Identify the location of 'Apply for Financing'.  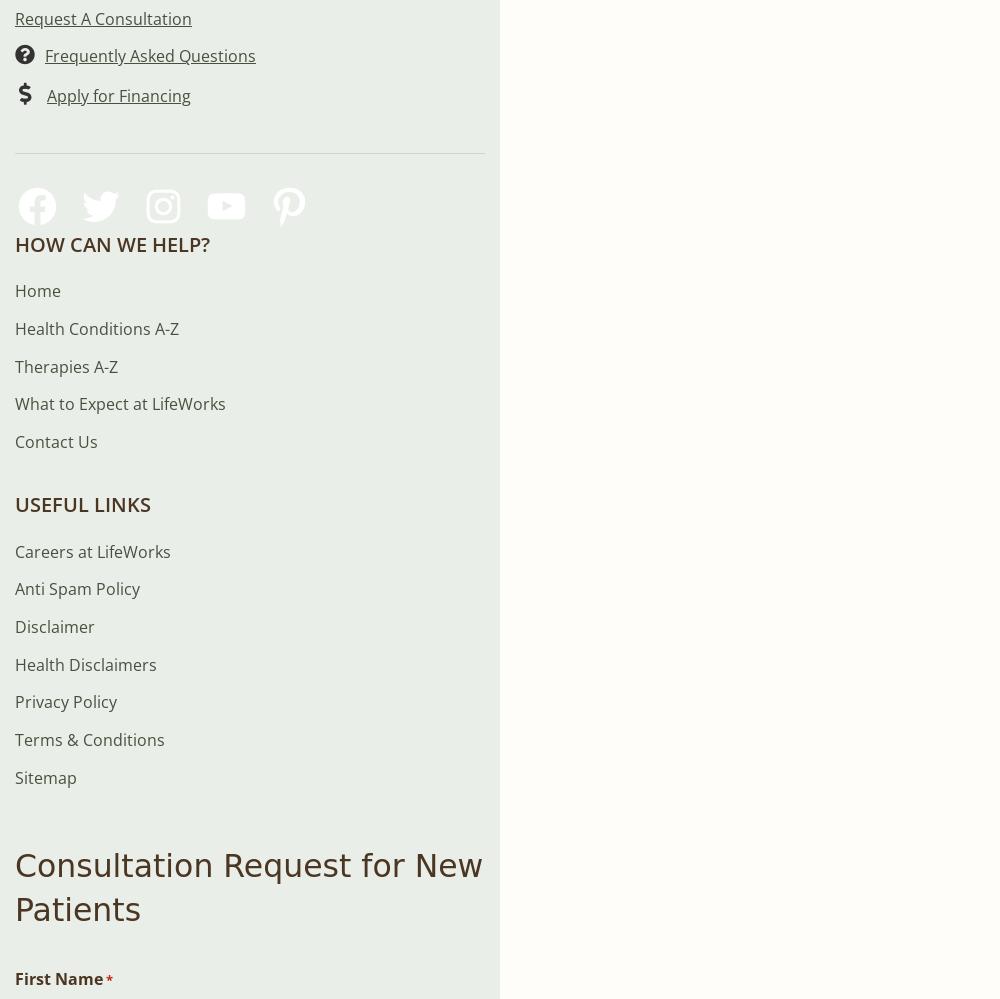
(118, 95).